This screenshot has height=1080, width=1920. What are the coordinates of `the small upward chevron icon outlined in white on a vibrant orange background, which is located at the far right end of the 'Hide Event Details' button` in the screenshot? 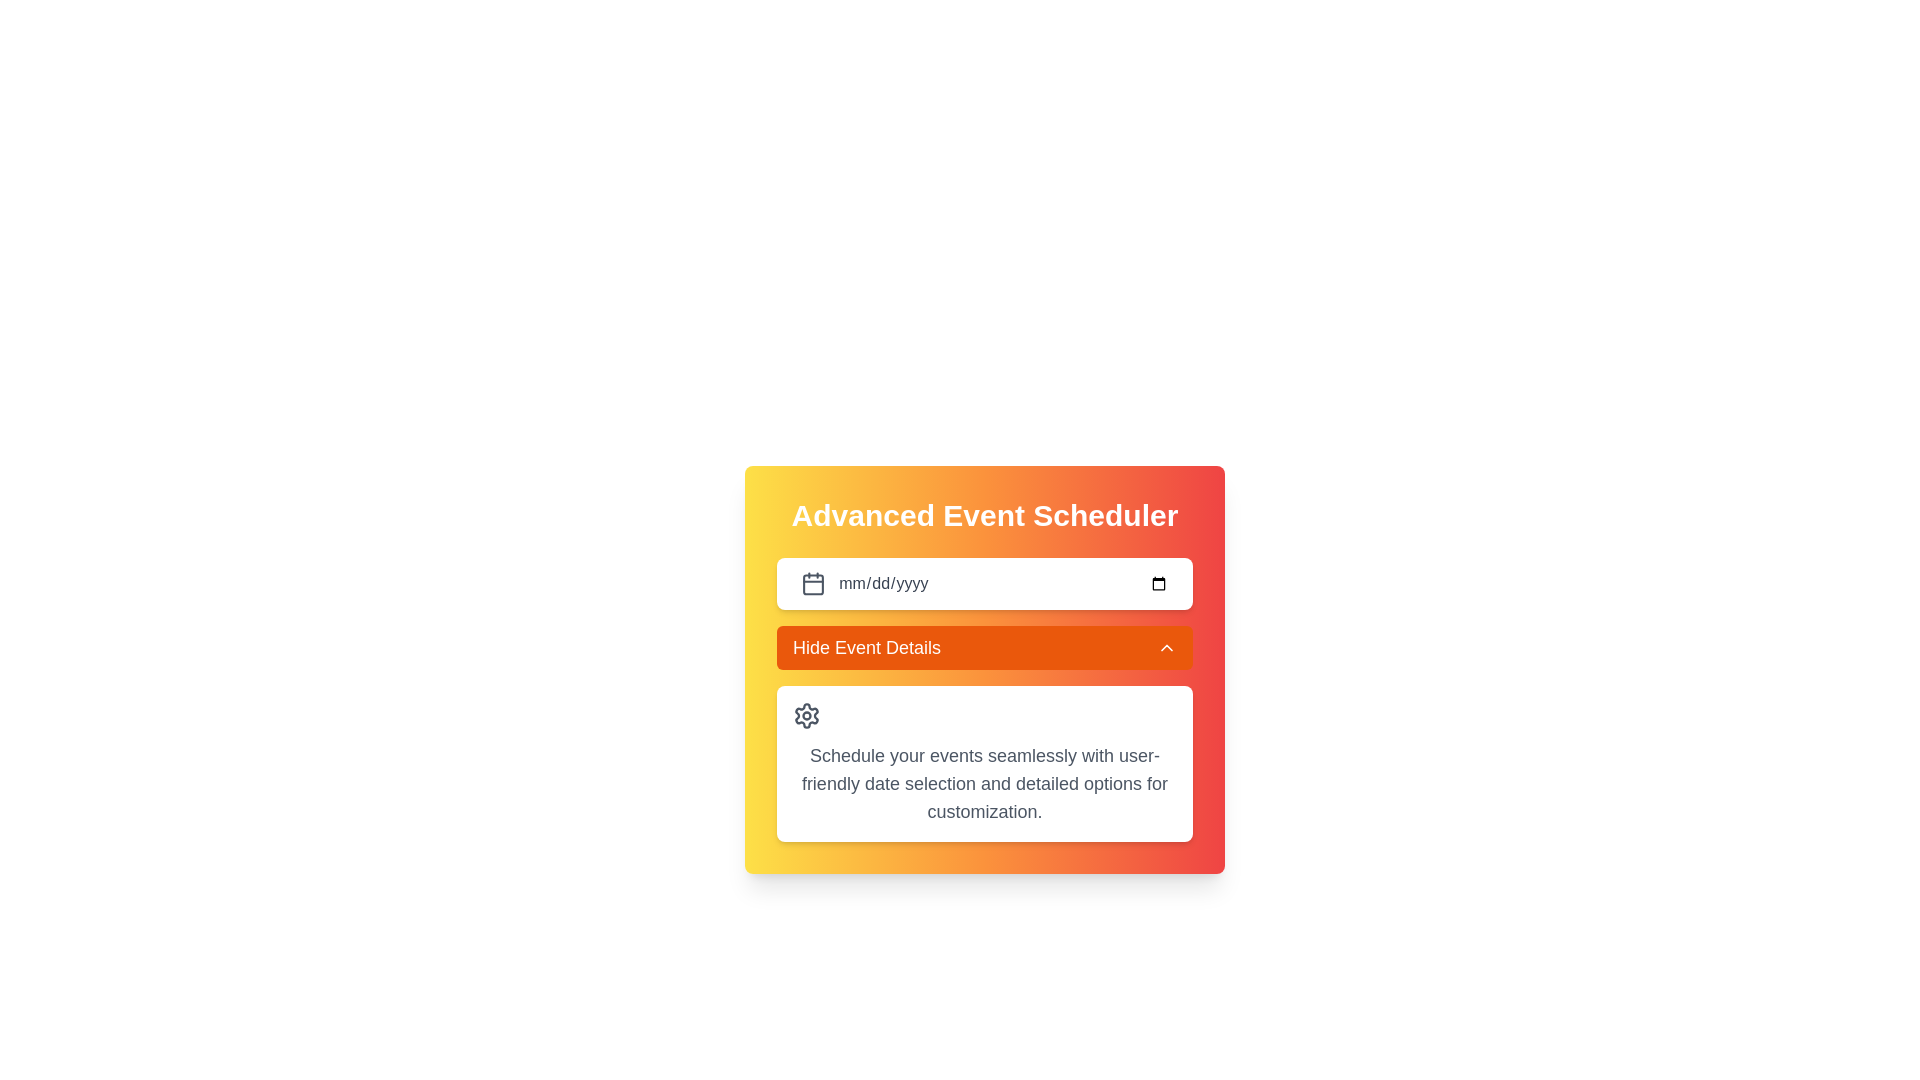 It's located at (1166, 648).